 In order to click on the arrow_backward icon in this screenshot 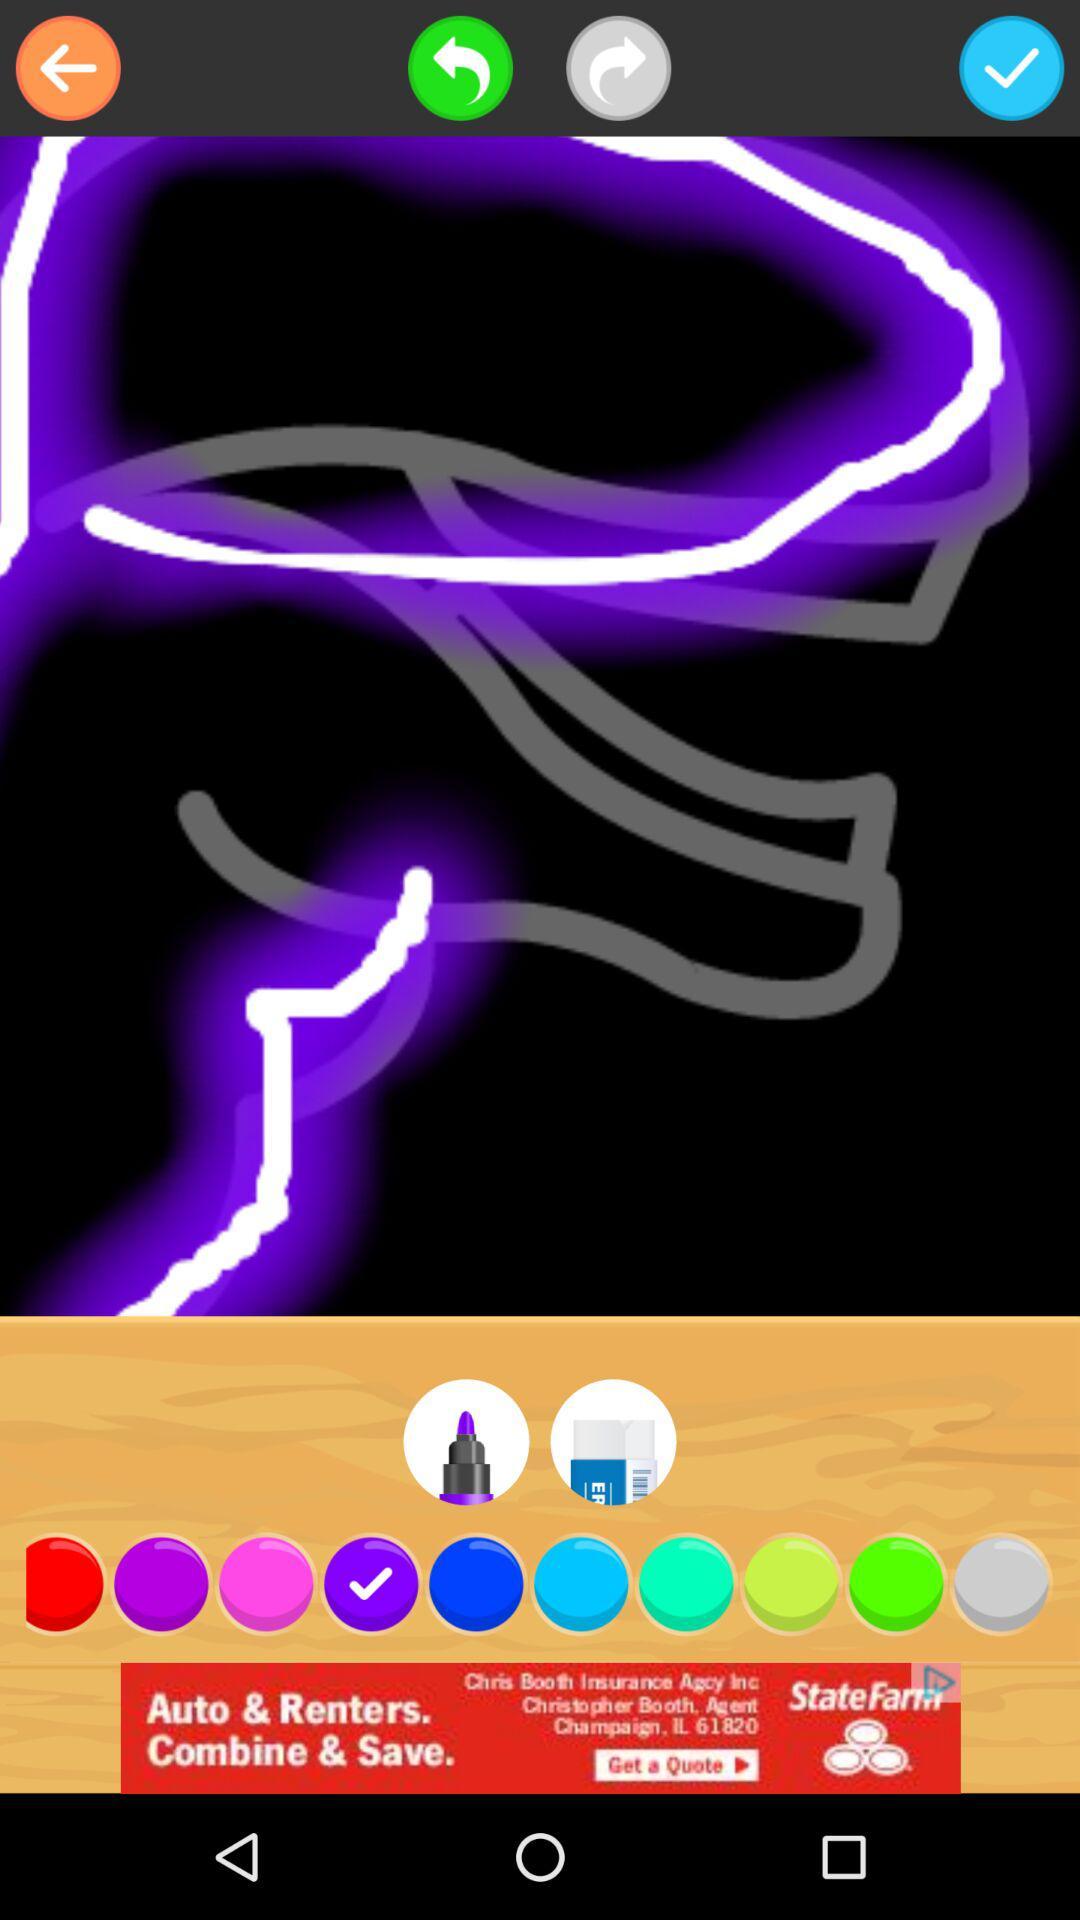, I will do `click(67, 68)`.